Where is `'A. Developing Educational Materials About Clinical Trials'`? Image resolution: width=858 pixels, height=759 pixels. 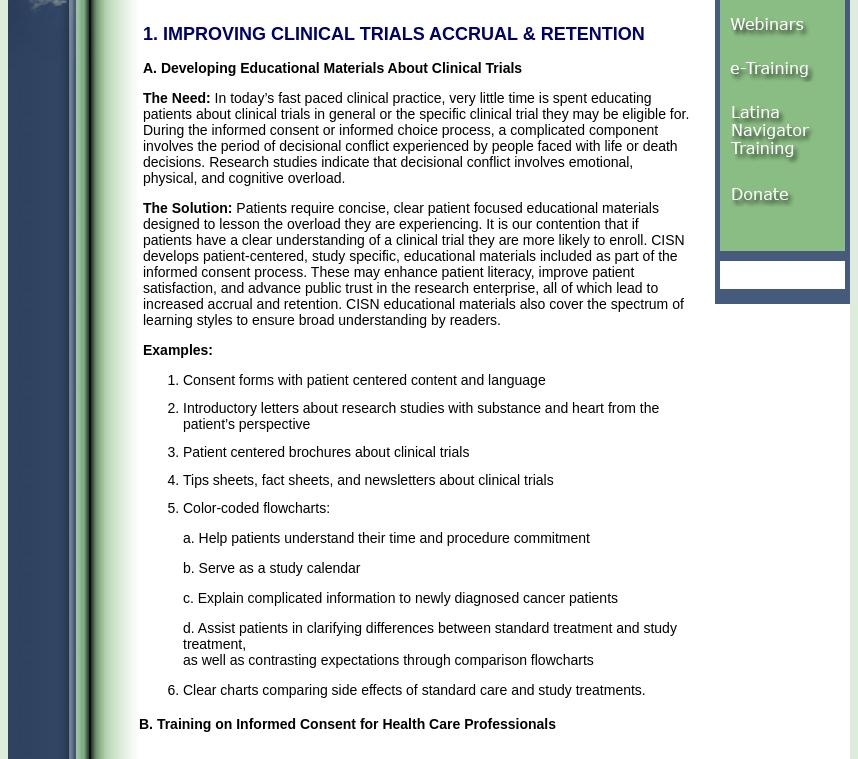 'A. Developing Educational Materials About Clinical Trials' is located at coordinates (142, 66).